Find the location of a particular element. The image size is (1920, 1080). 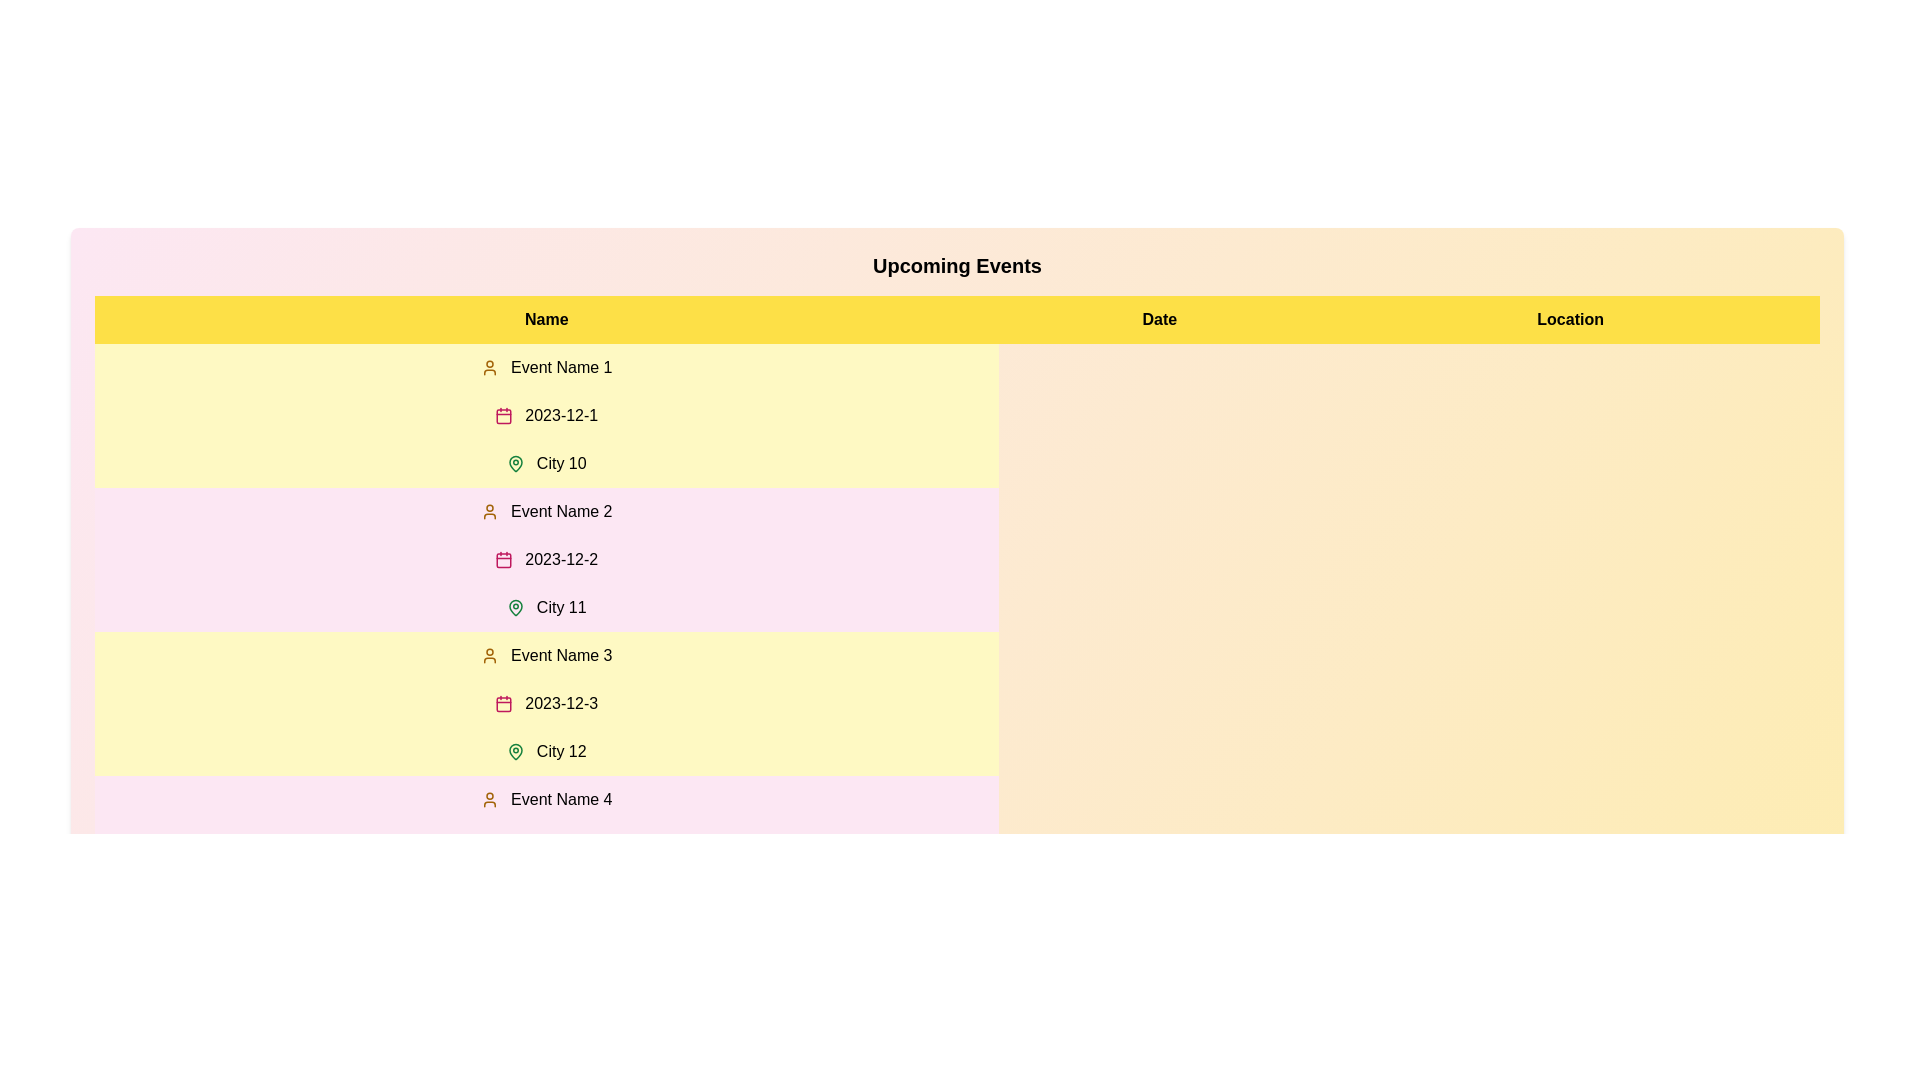

the row corresponding to 2 in the table is located at coordinates (546, 559).